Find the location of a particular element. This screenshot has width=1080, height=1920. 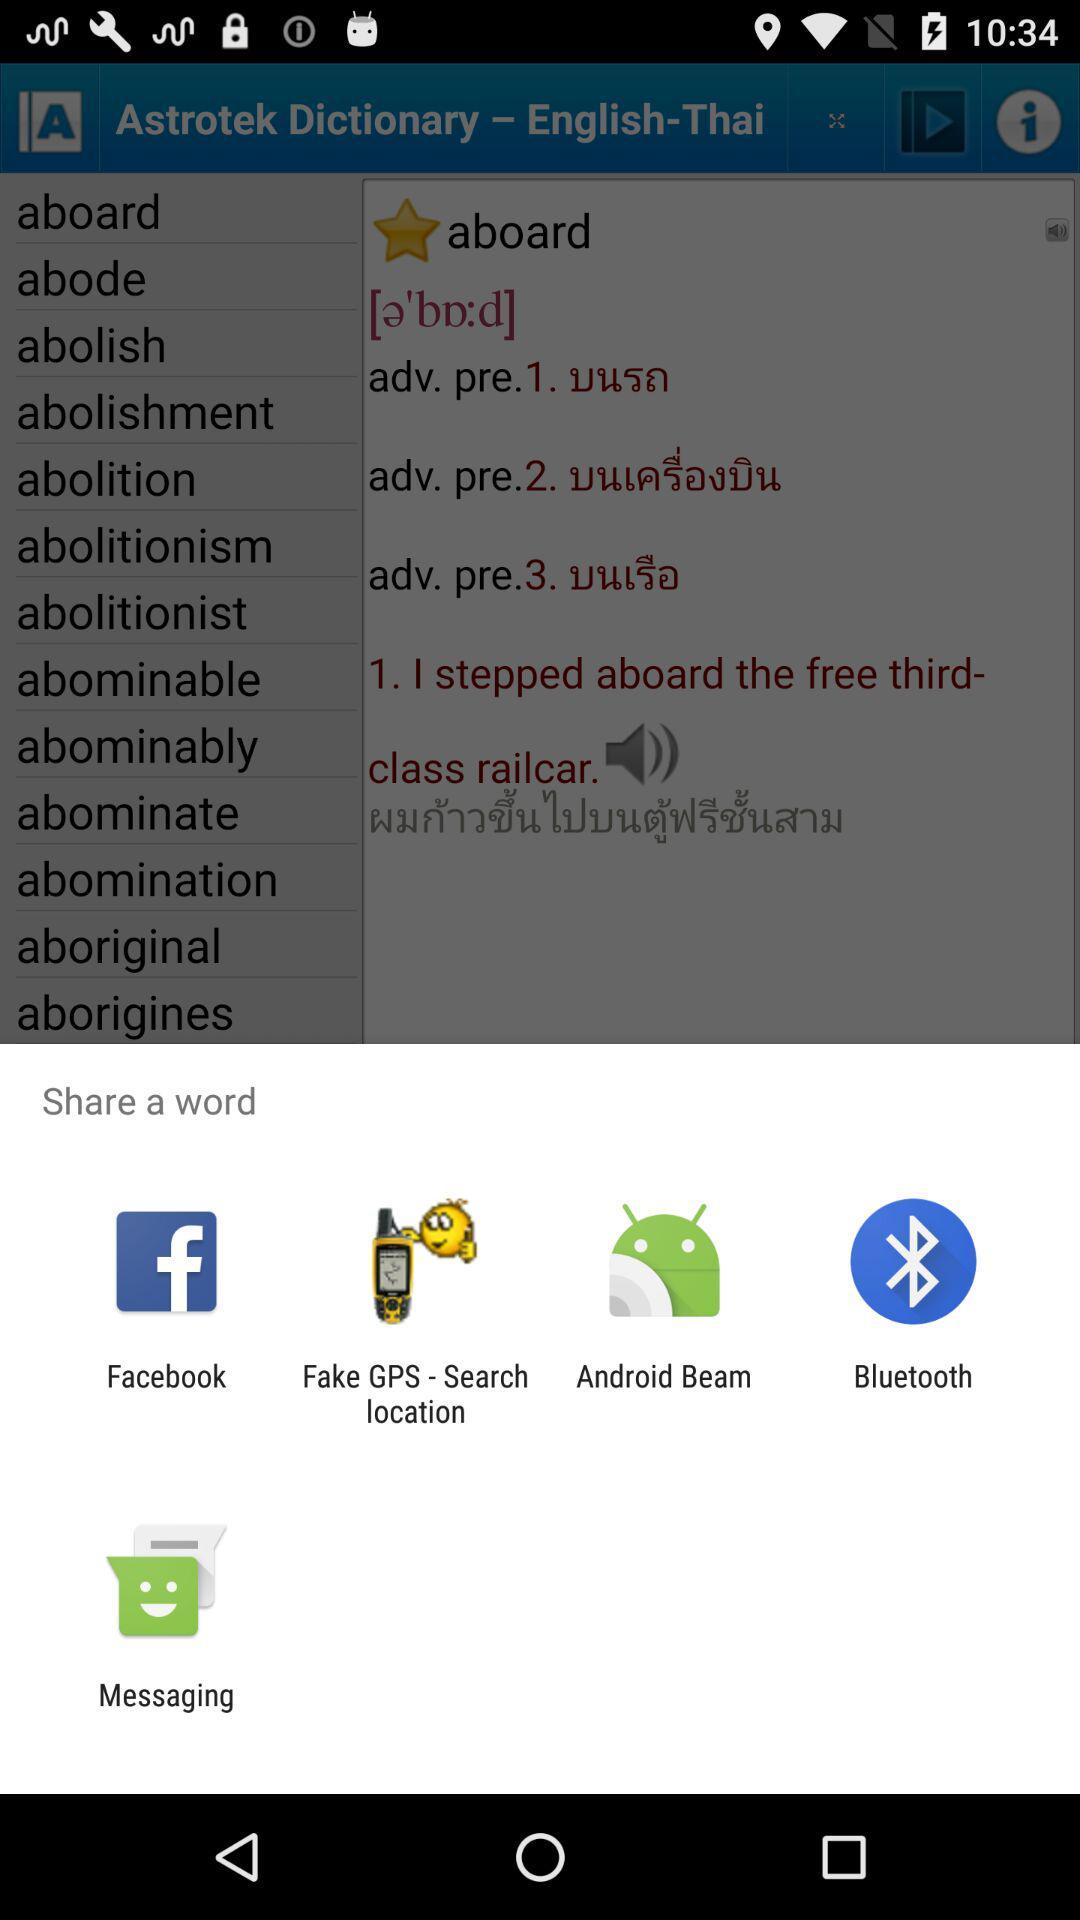

the icon next to android beam item is located at coordinates (913, 1392).